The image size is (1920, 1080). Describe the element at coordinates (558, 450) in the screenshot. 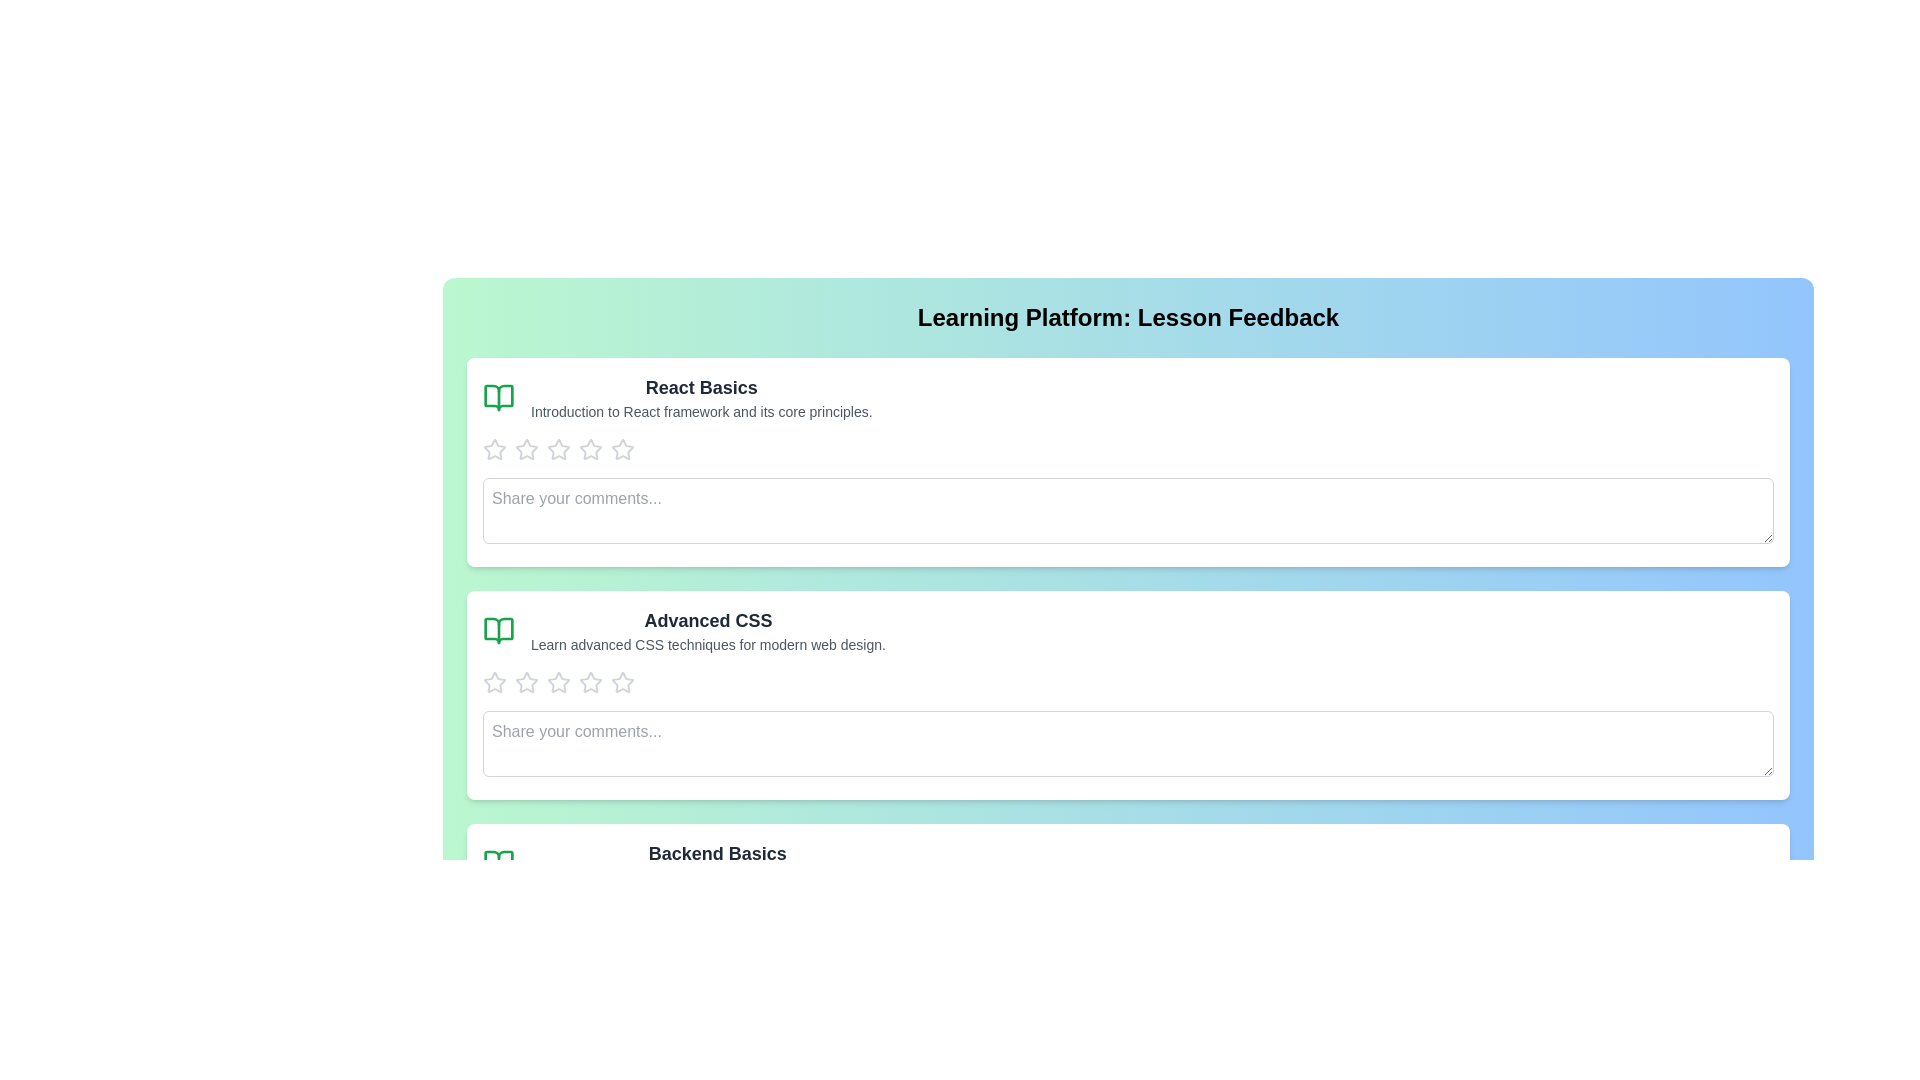

I see `the fourth star icon, which is gray and unselected, to rate it in the feedback interface under the 'React Basics' lesson heading` at that location.